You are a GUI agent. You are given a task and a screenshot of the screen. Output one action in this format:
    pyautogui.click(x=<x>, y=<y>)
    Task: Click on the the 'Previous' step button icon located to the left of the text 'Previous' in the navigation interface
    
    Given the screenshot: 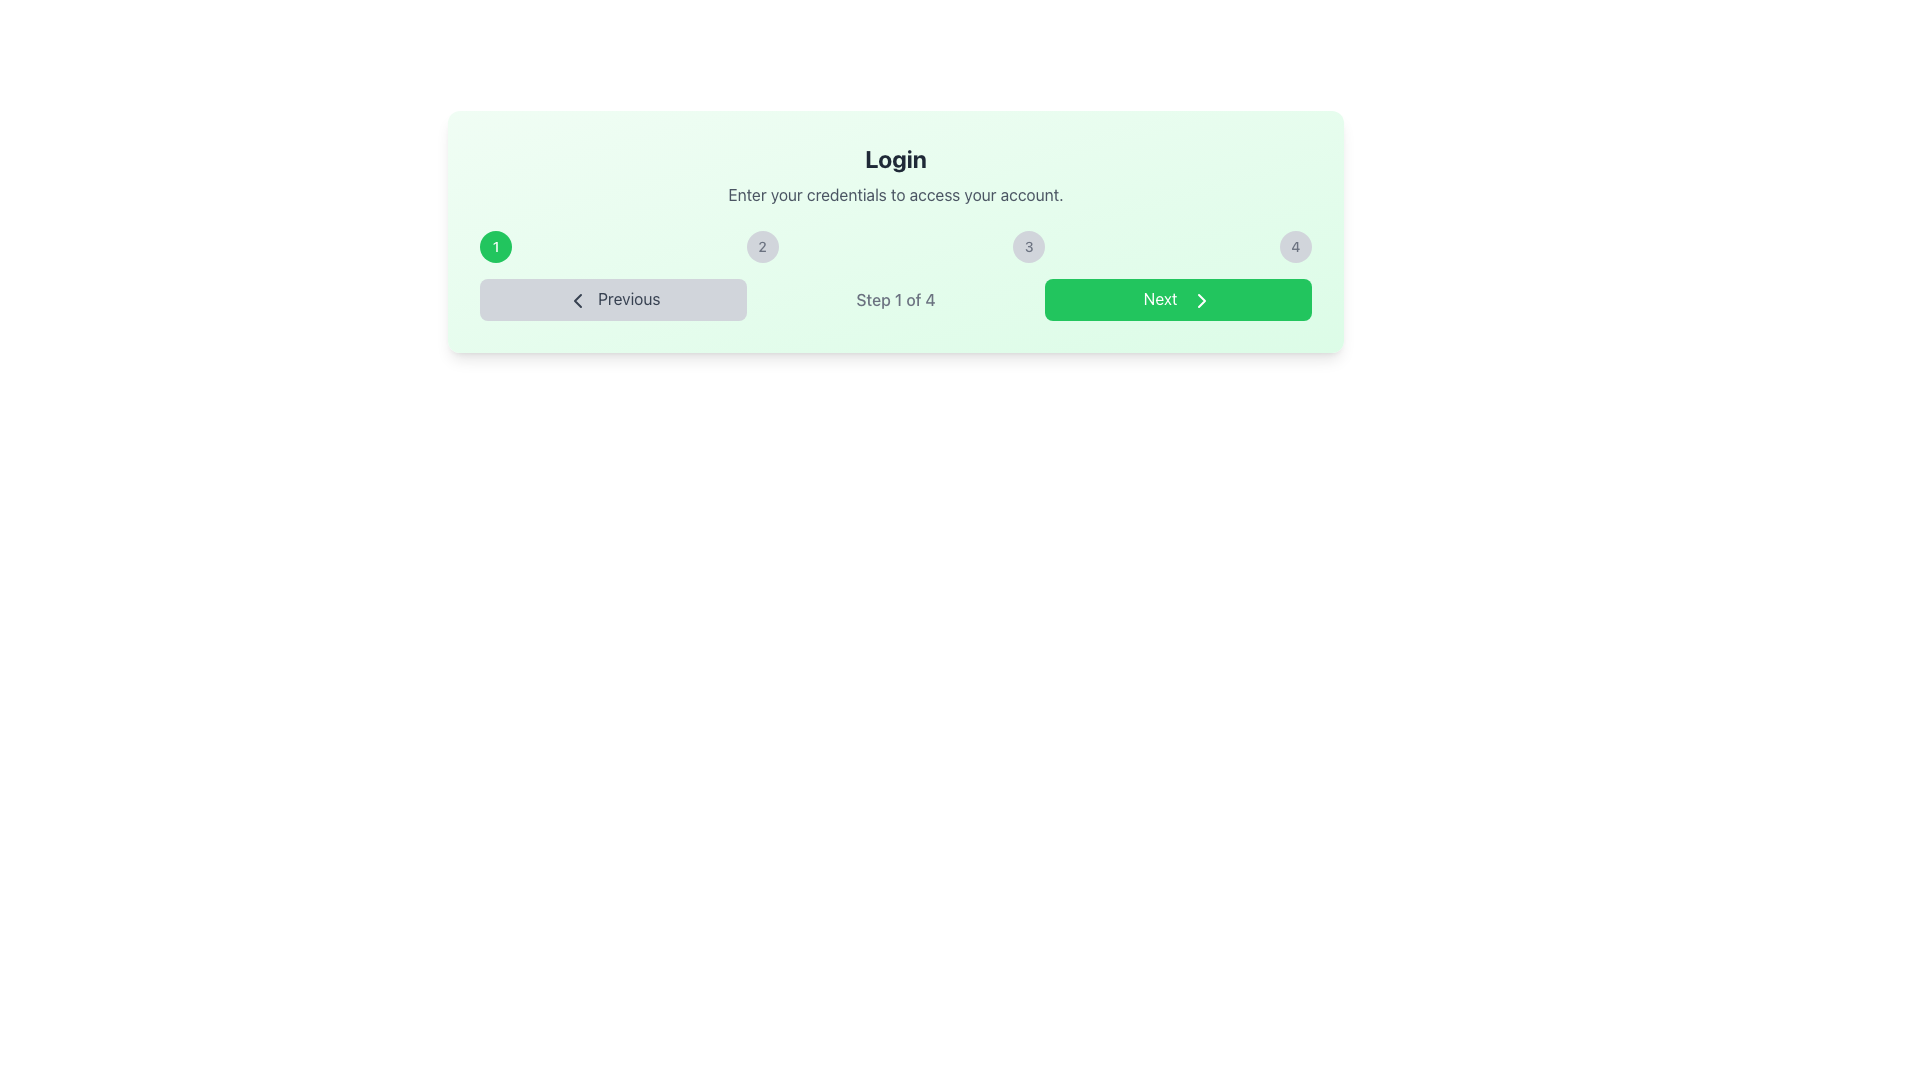 What is the action you would take?
    pyautogui.click(x=577, y=300)
    